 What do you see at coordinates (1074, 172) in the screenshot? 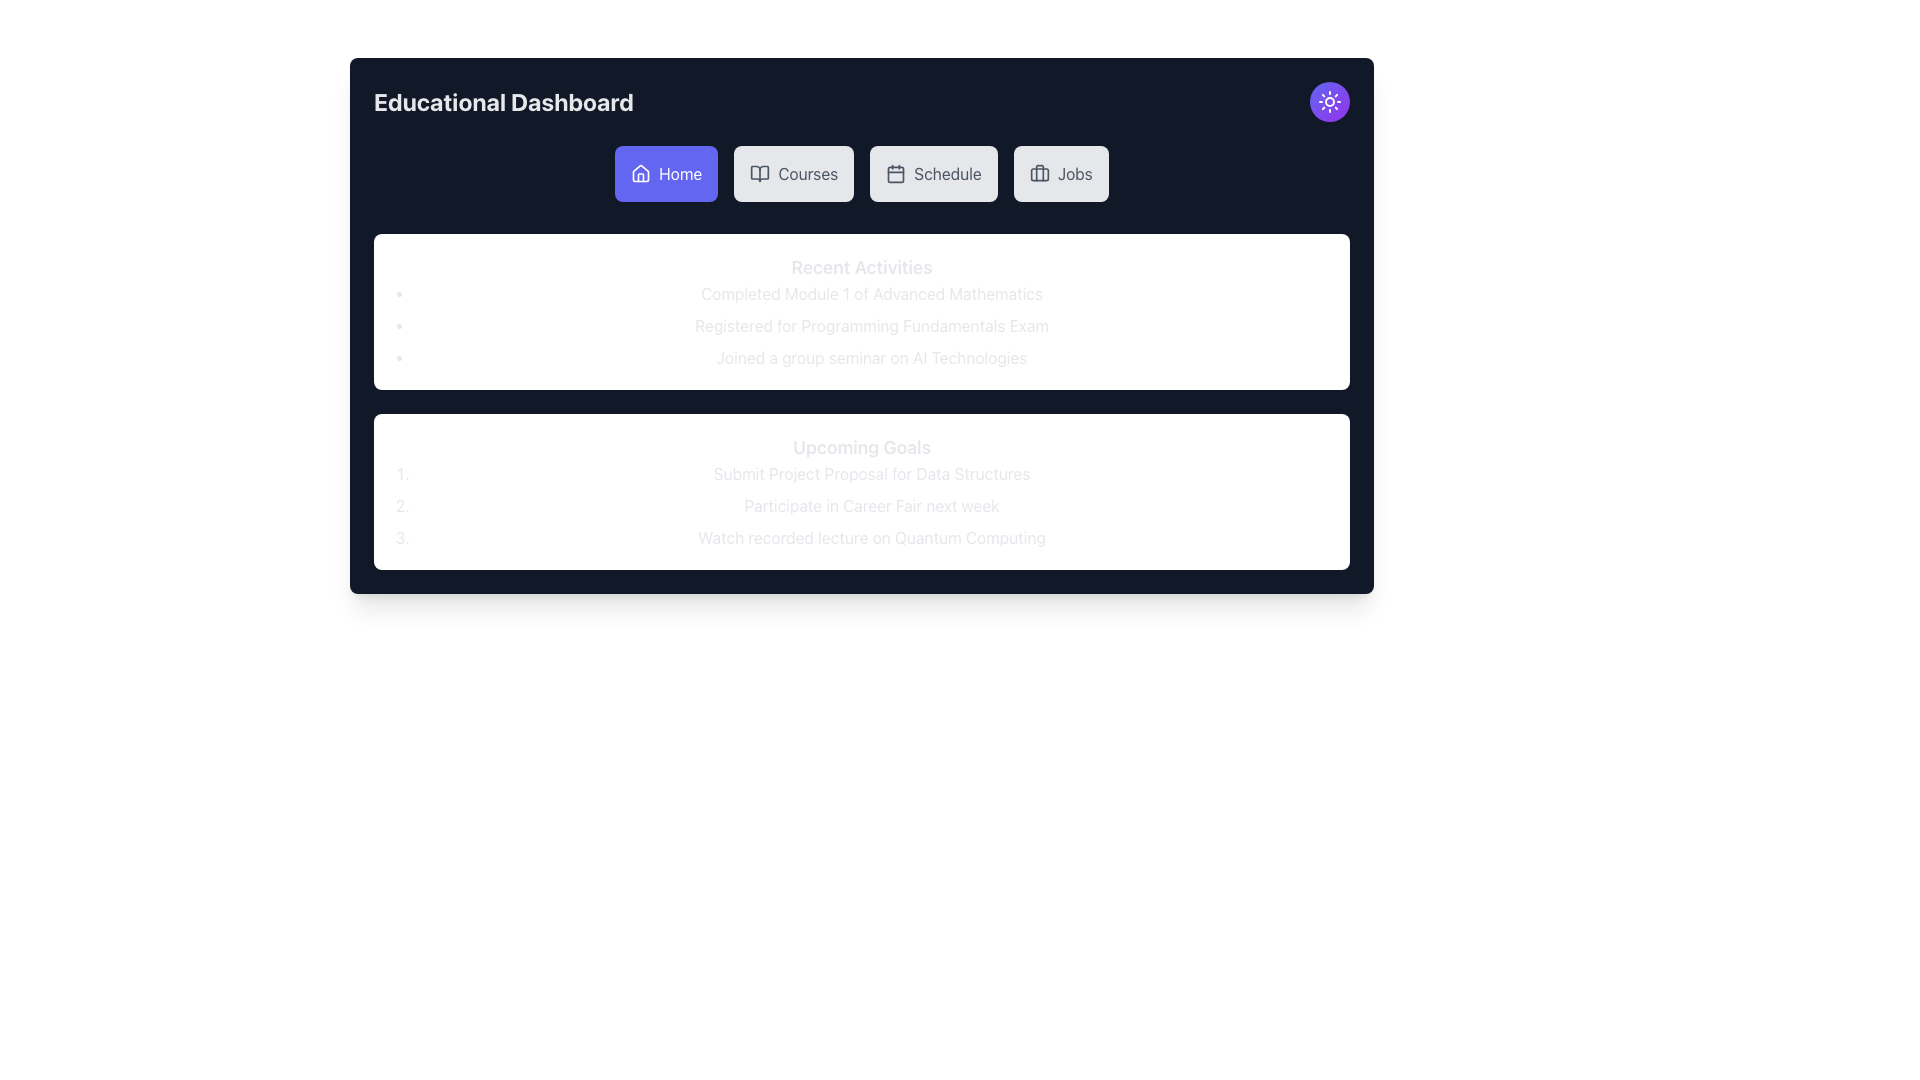
I see `the 'Jobs' text label located within the fourth button of the navigation row, which is displayed in gray on a light-gray rounded rectangular background` at bounding box center [1074, 172].